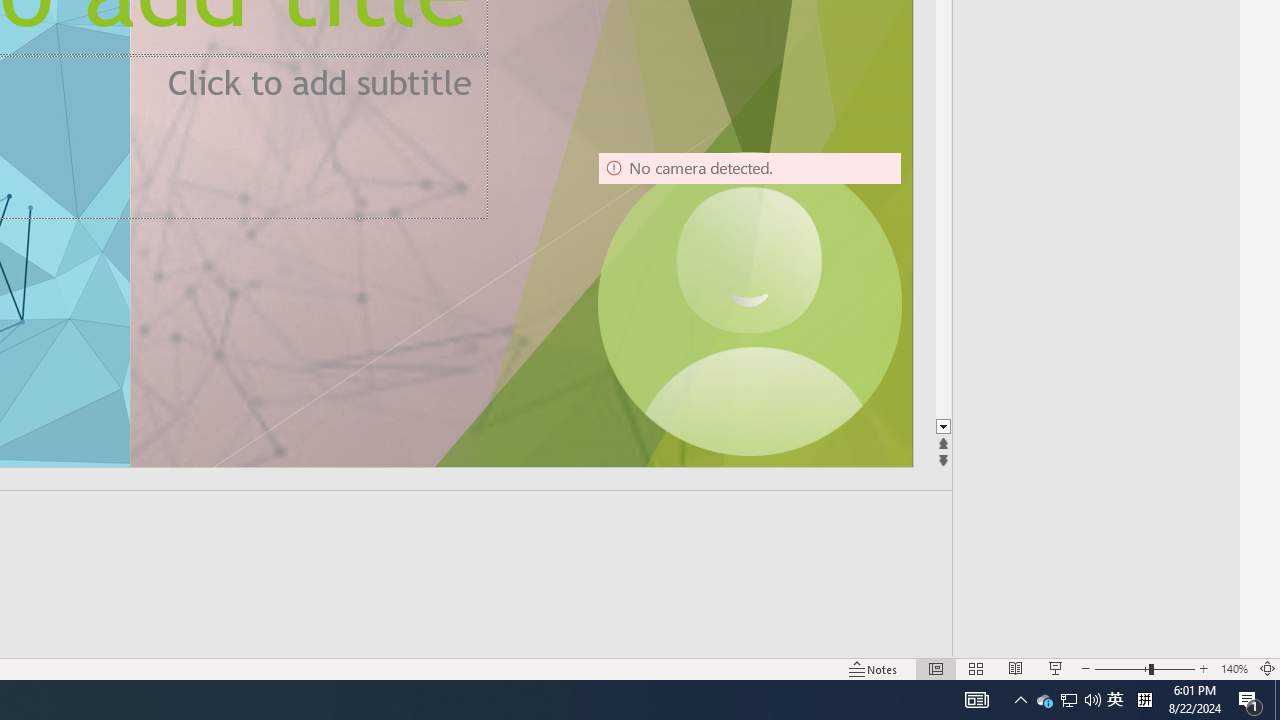  I want to click on 'Camera 16, No camera detected.', so click(748, 304).